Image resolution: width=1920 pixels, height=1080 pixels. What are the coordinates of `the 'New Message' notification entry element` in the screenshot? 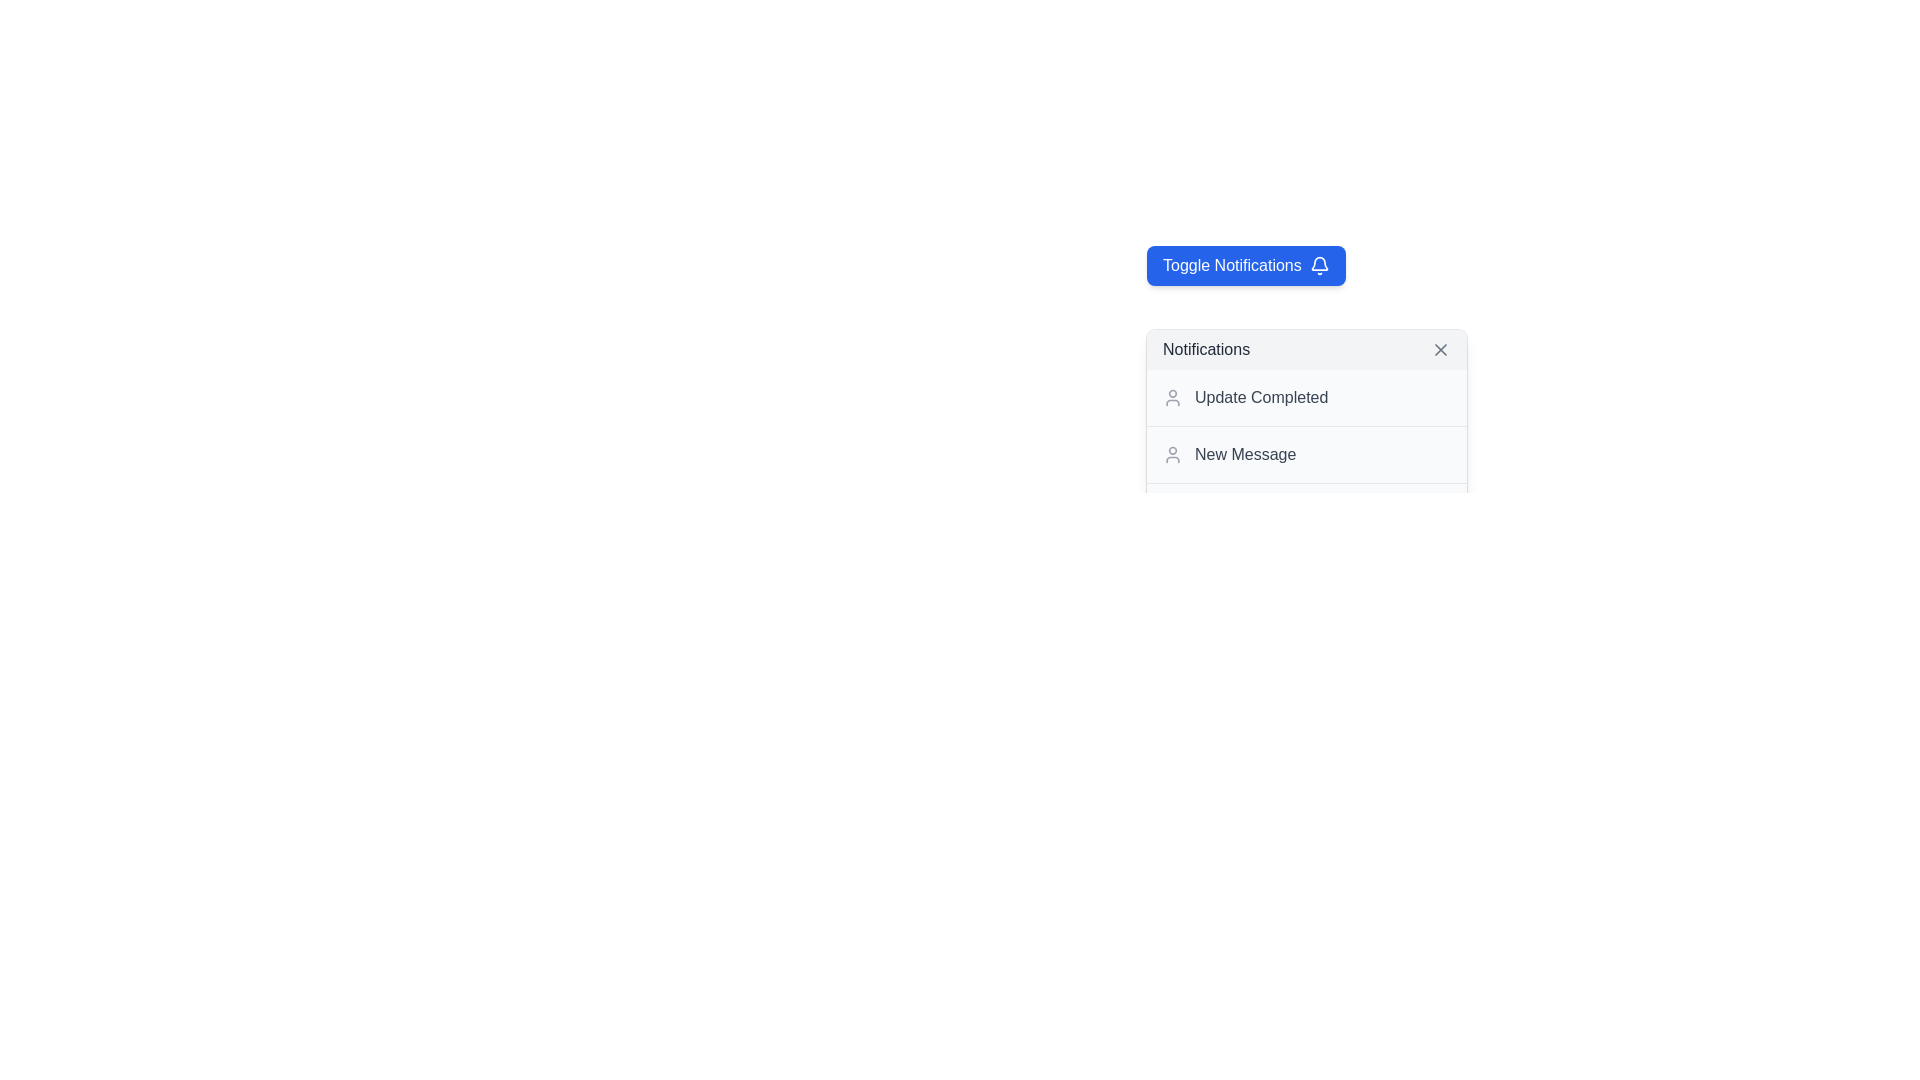 It's located at (1306, 454).